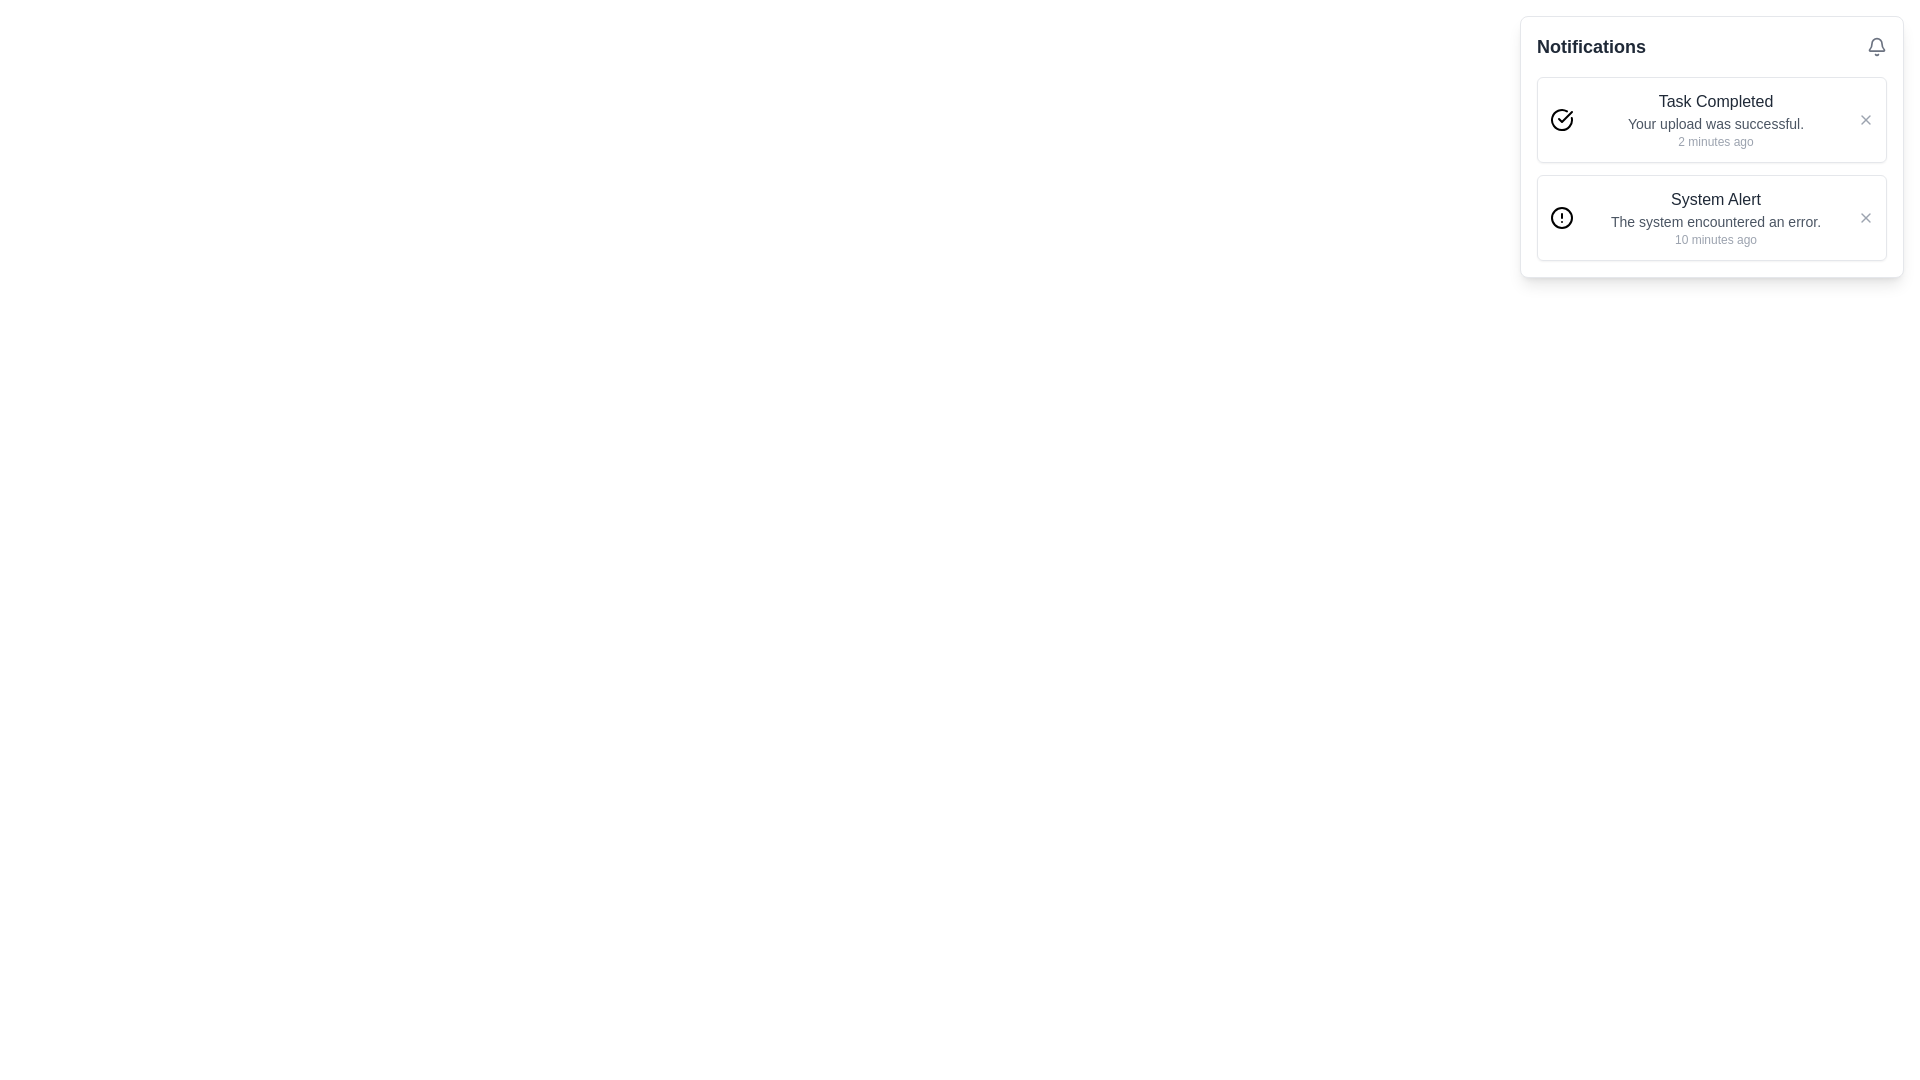  What do you see at coordinates (1875, 44) in the screenshot?
I see `the bell icon, which is positioned in the upper-right corner of the notification panel and visually represents alerts and notifications` at bounding box center [1875, 44].